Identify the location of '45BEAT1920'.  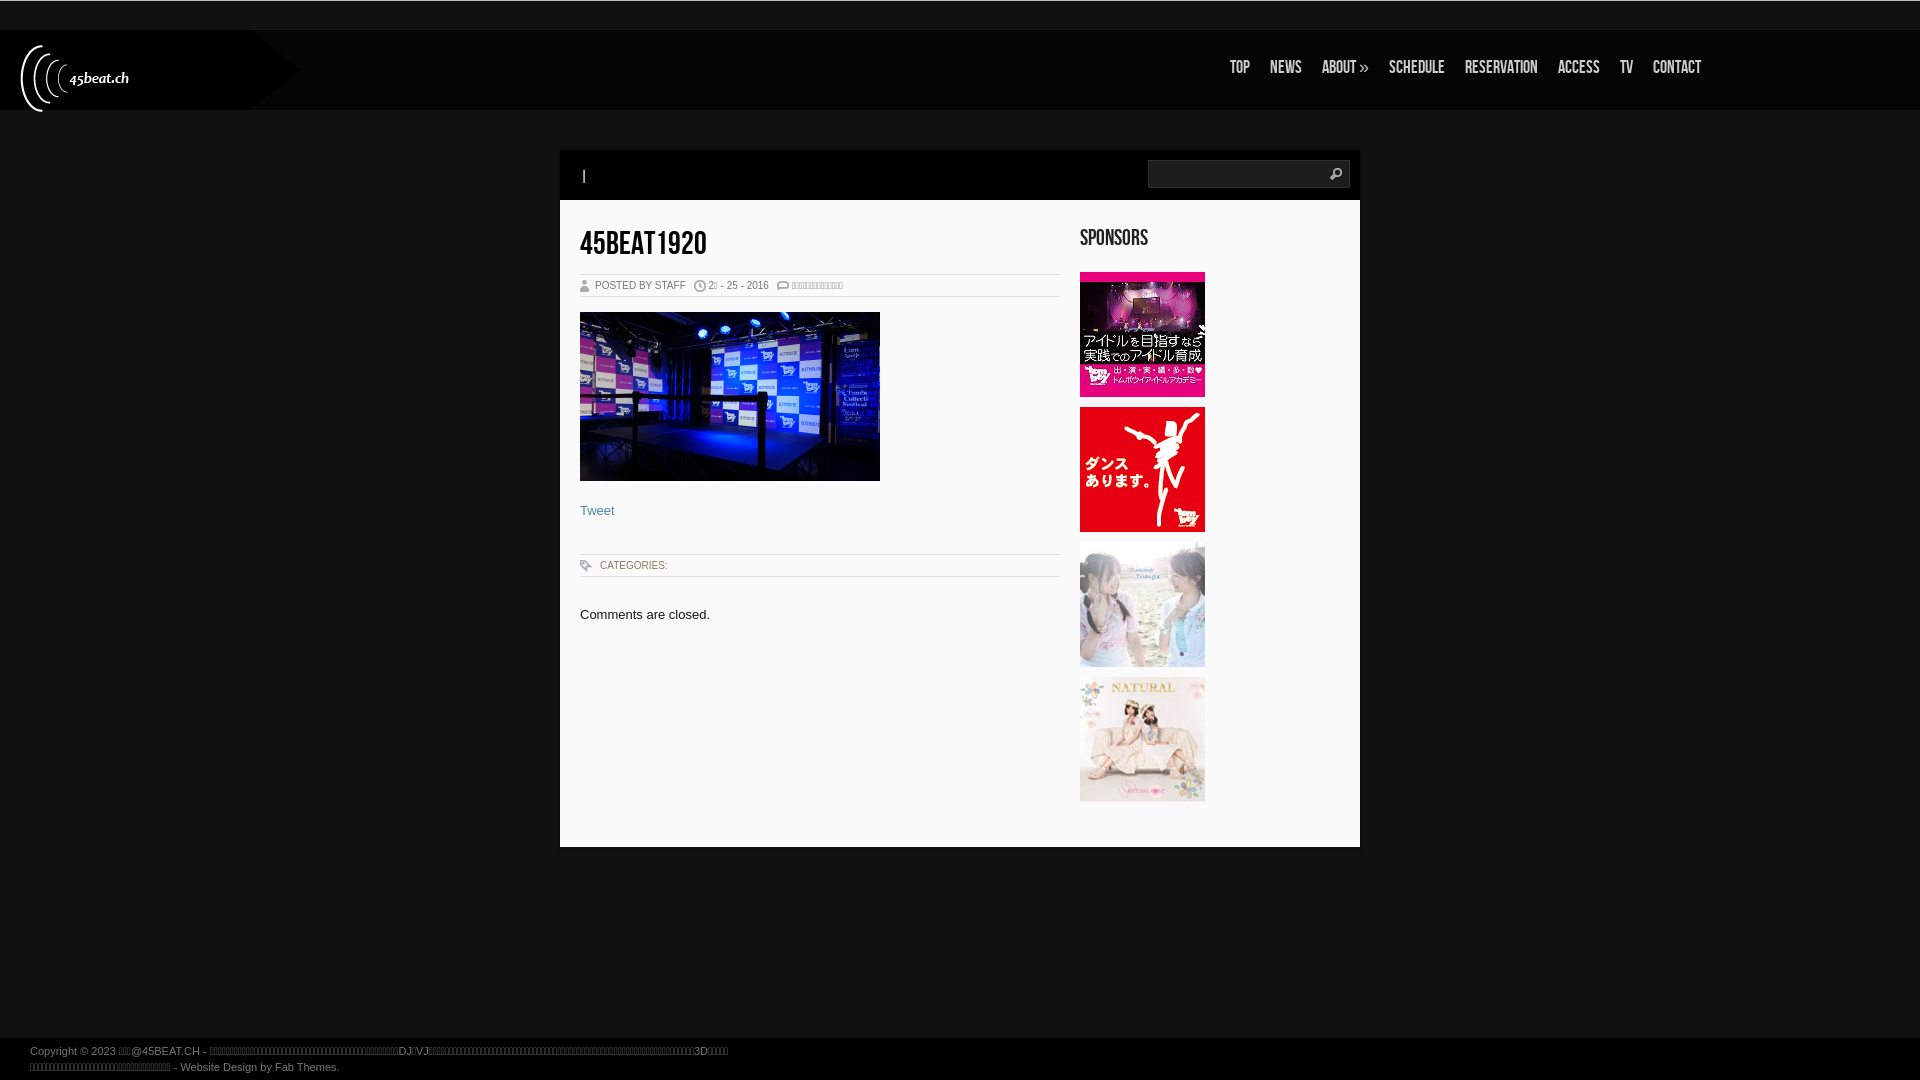
(643, 243).